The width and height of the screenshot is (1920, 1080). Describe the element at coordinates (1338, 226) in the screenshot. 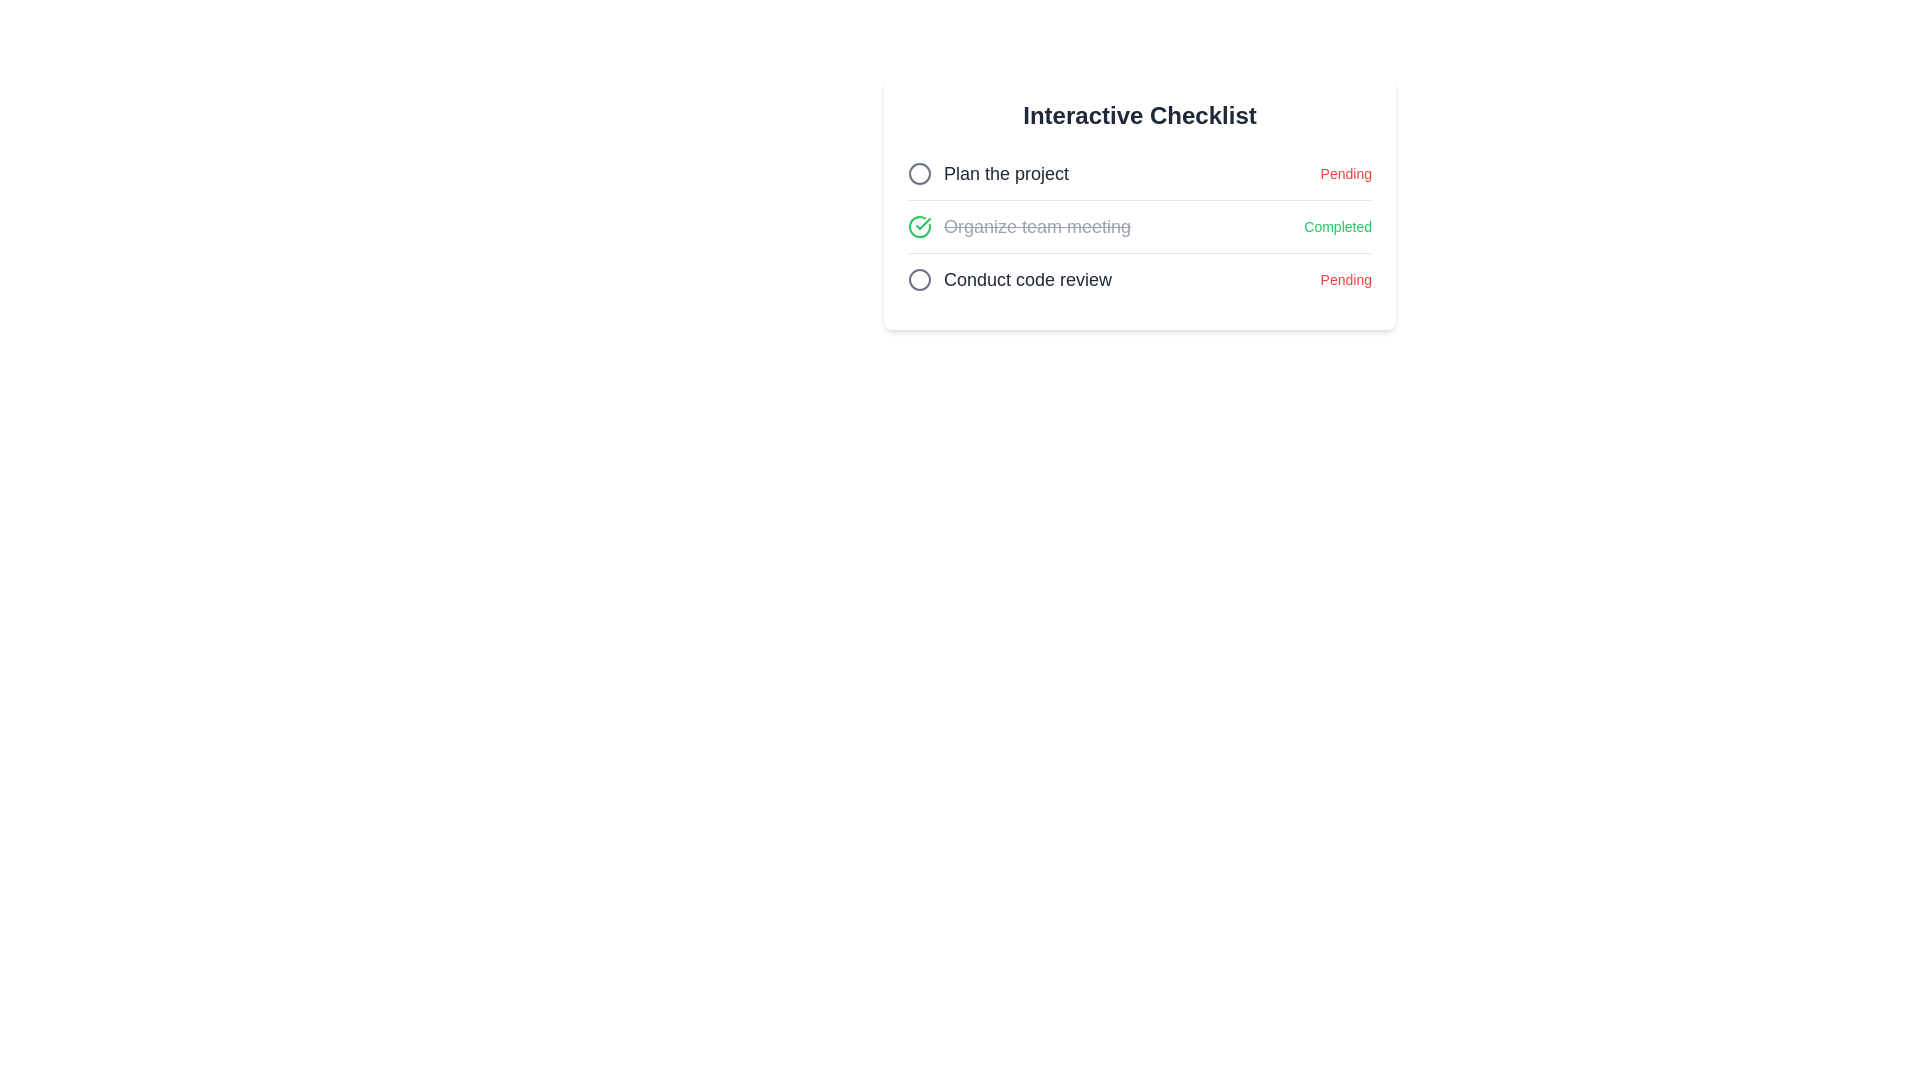

I see `the status indicator text label that marks the associated task as completed, located near 'Organize team meeting'` at that location.